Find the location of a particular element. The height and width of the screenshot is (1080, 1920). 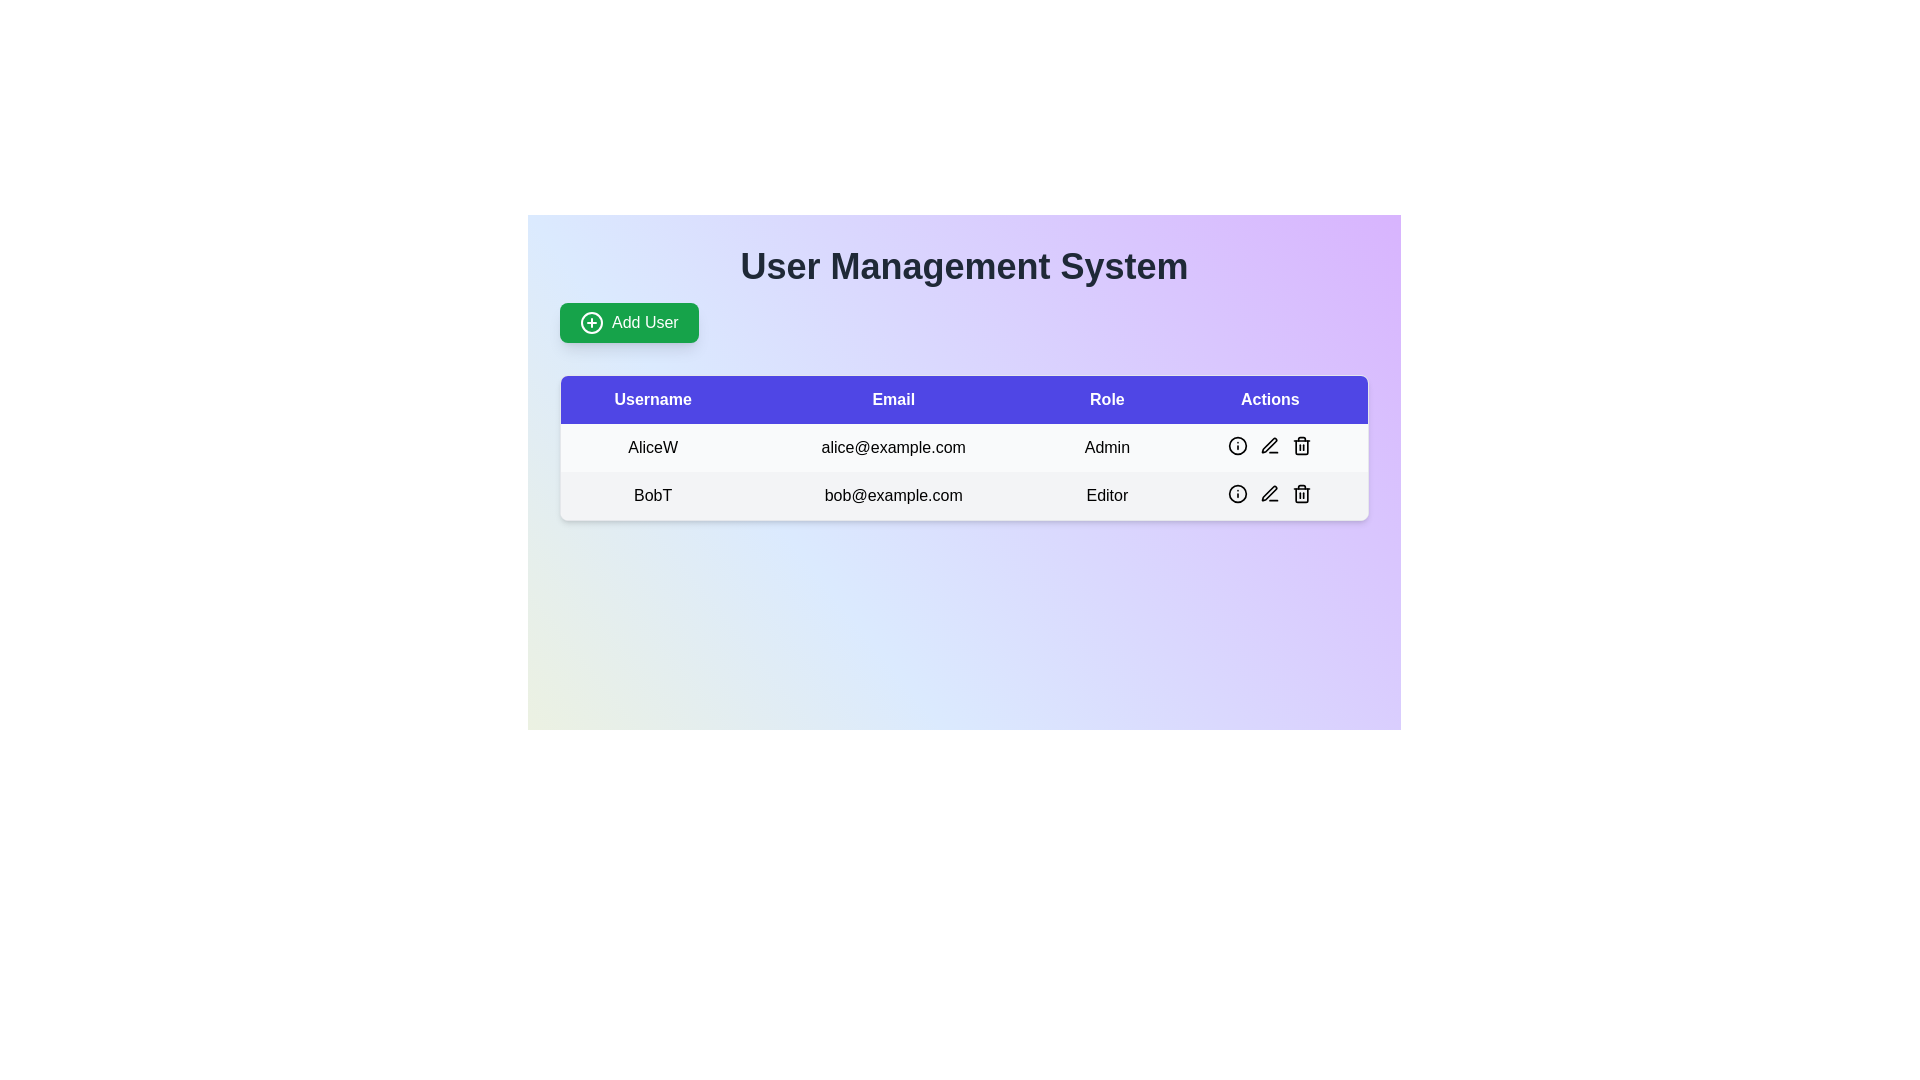

the table cell displaying the email address associated with the user 'AliceW' in the user management system, located in the first row of the 'Email' column is located at coordinates (964, 446).